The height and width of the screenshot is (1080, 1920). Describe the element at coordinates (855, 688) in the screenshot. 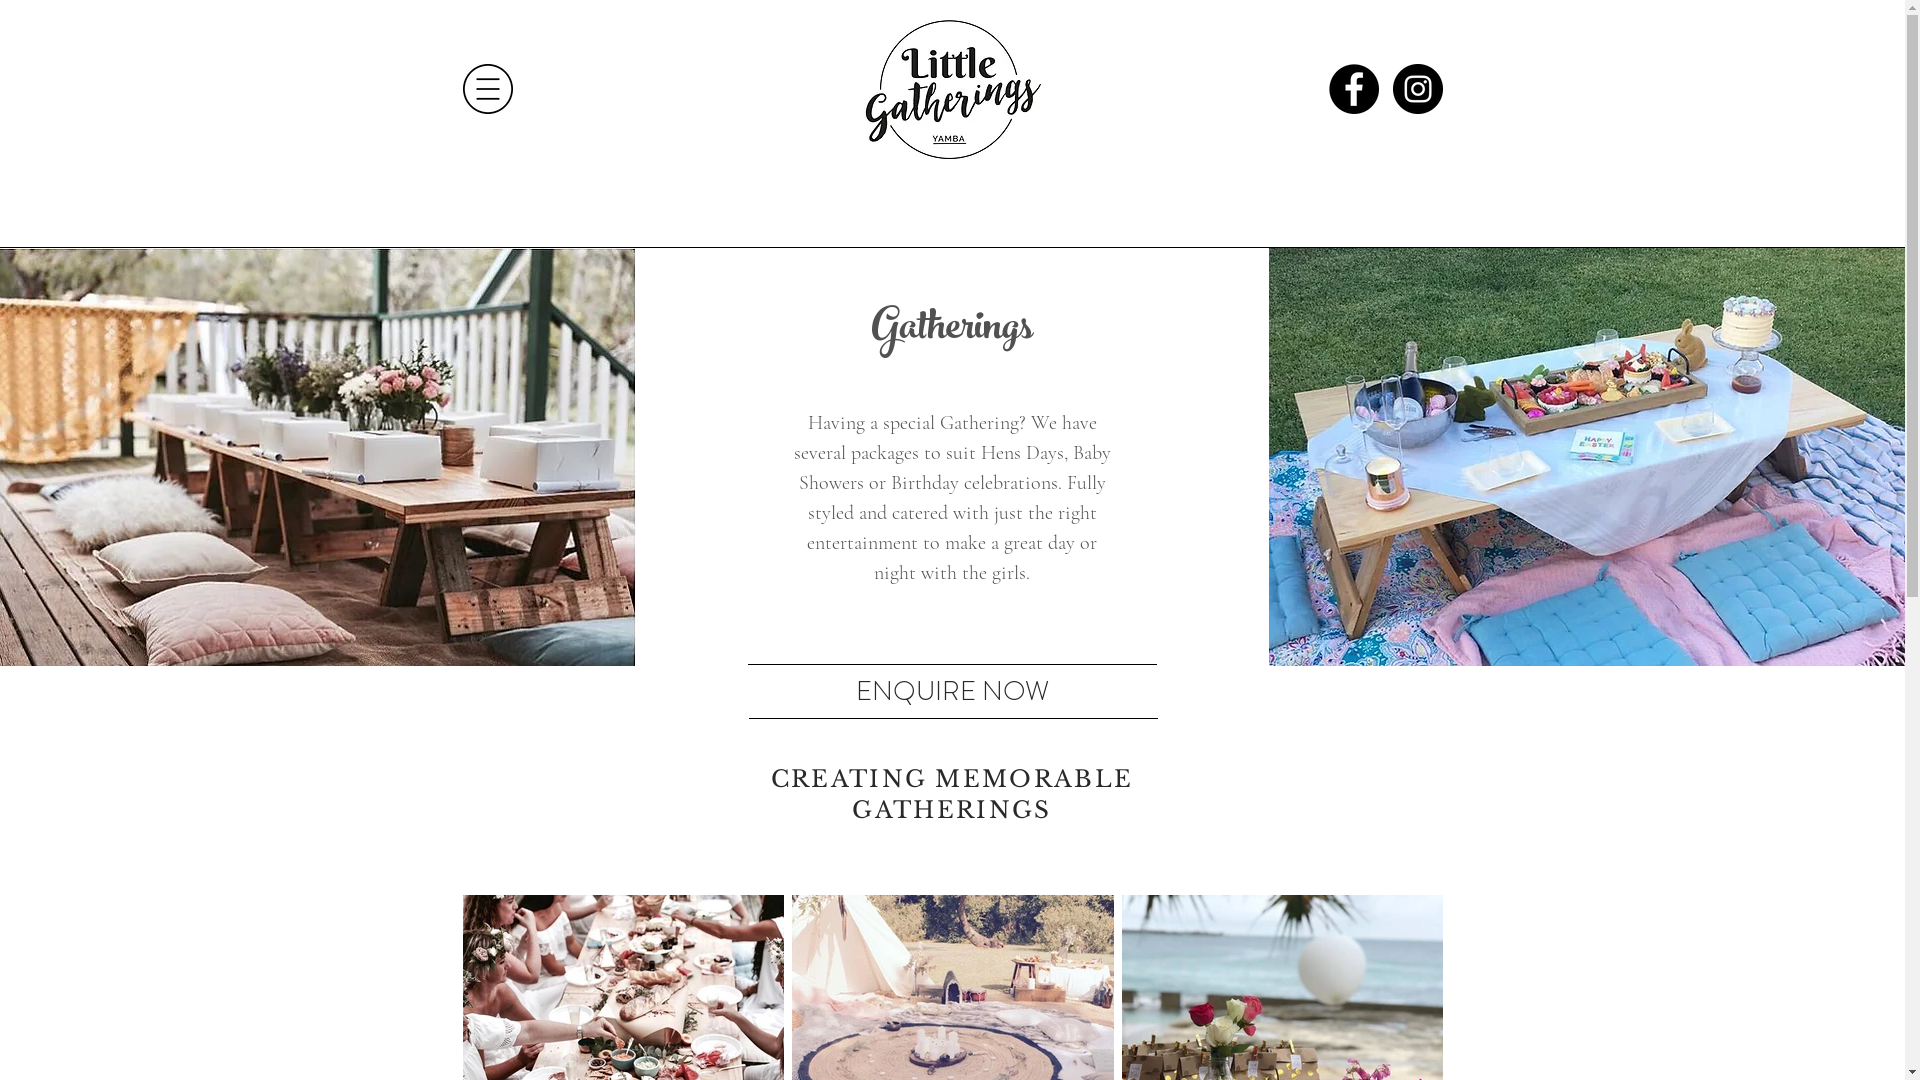

I see `'ENQUIRE NOW'` at that location.